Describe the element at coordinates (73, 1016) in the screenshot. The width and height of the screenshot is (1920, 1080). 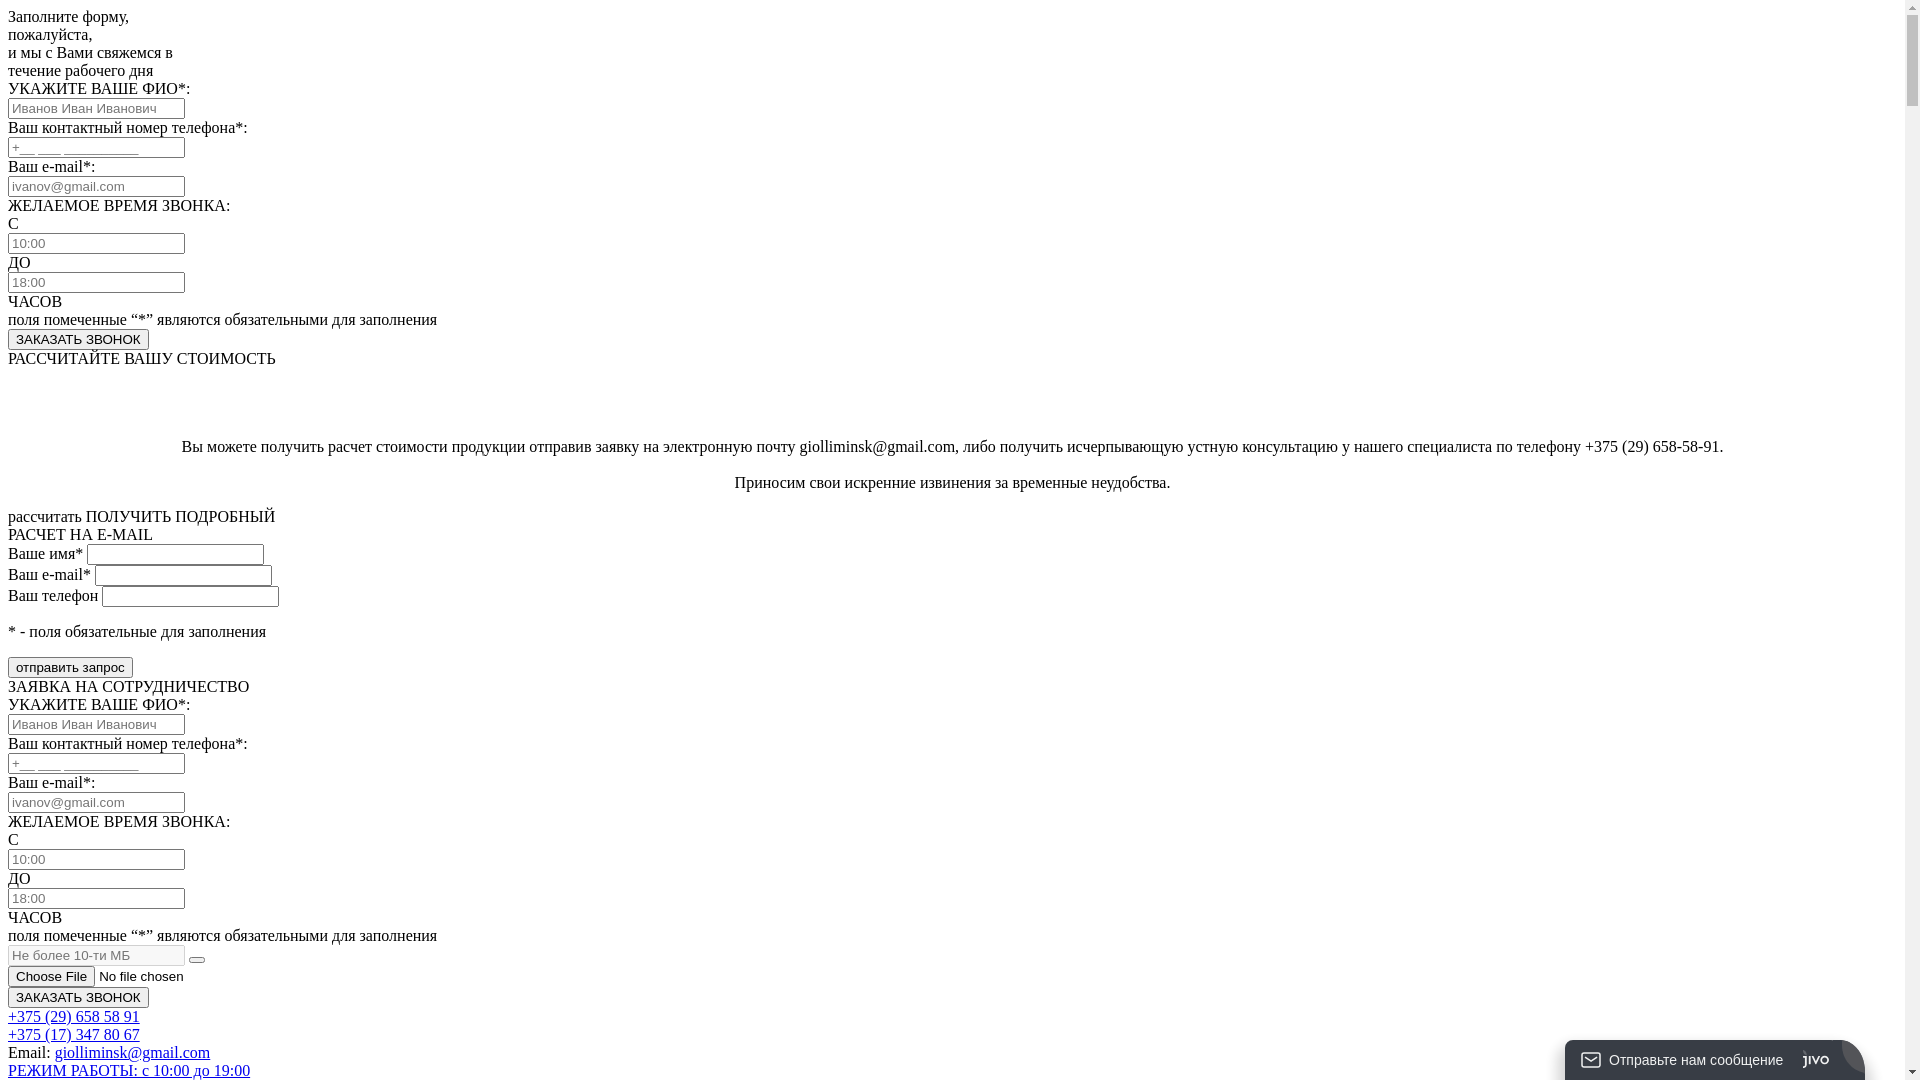
I see `'+375 (29) 658 58 91'` at that location.